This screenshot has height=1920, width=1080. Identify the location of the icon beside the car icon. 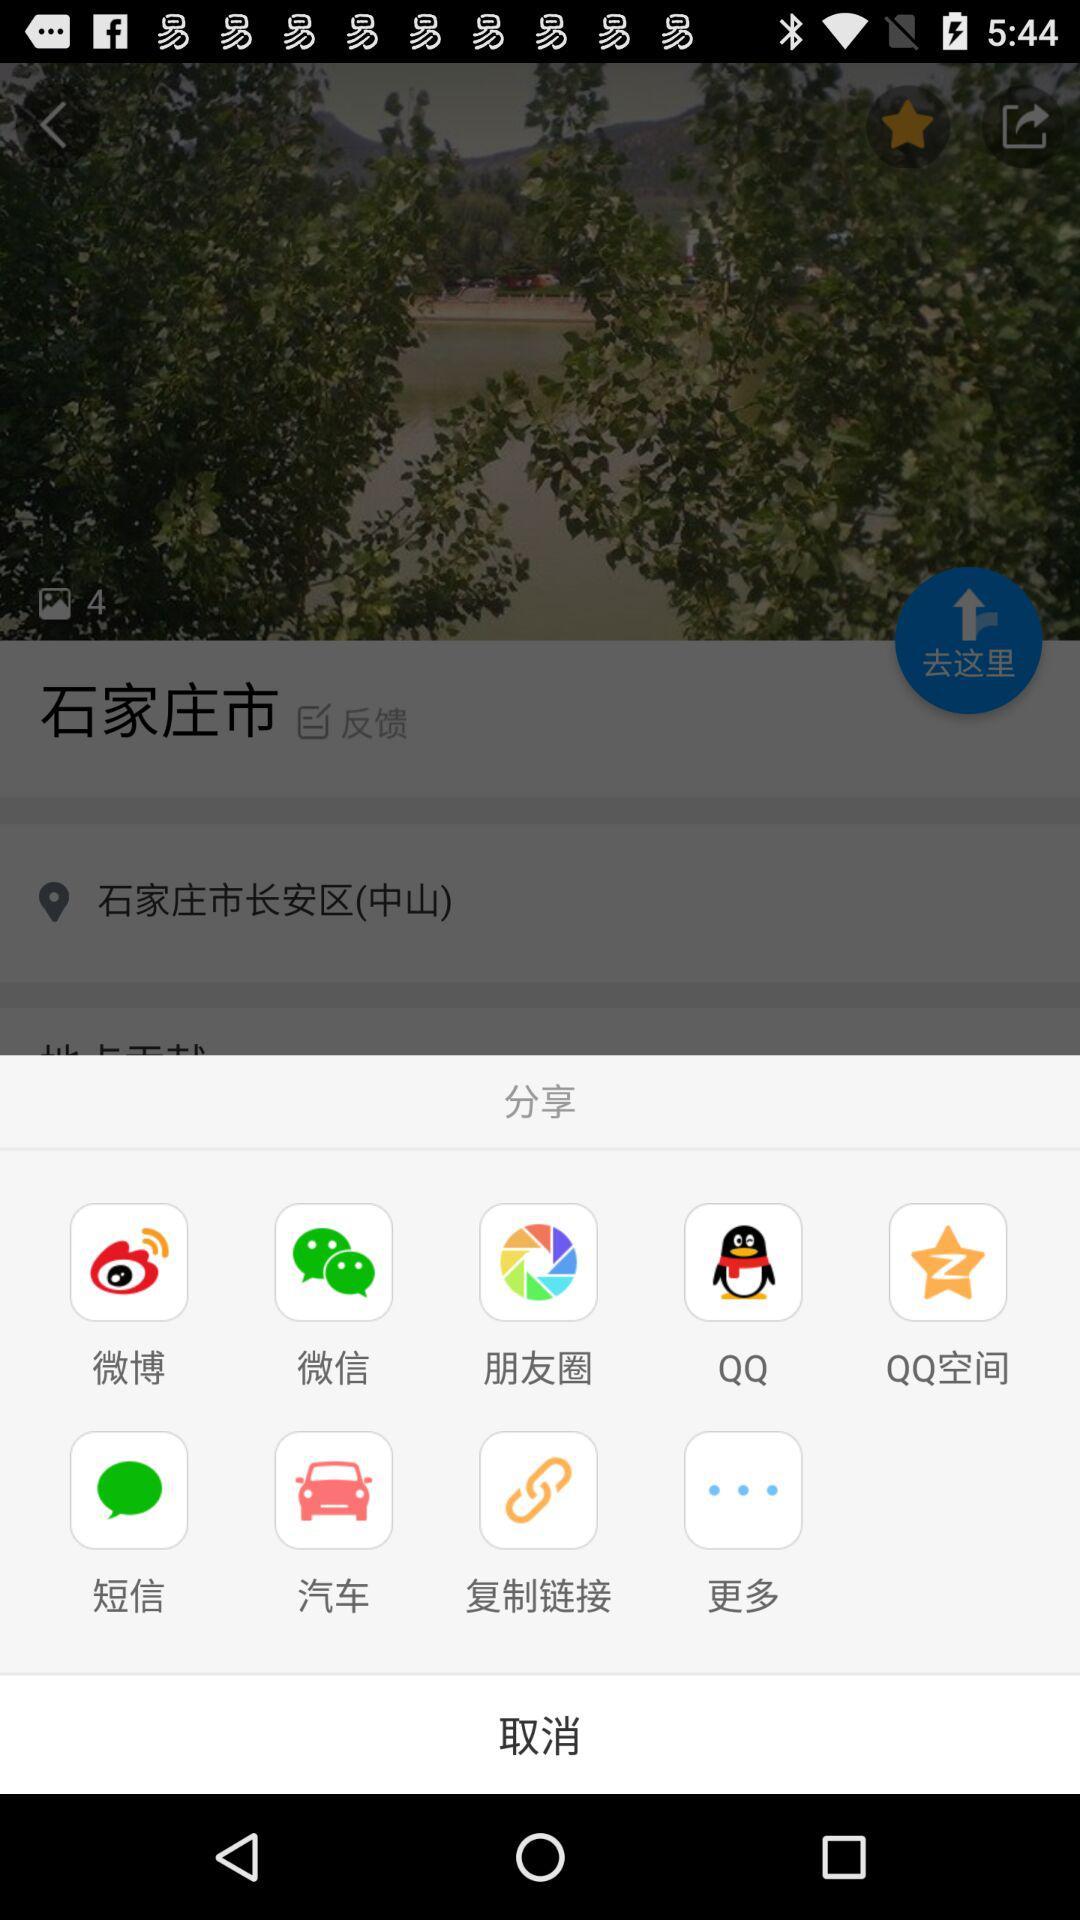
(537, 1490).